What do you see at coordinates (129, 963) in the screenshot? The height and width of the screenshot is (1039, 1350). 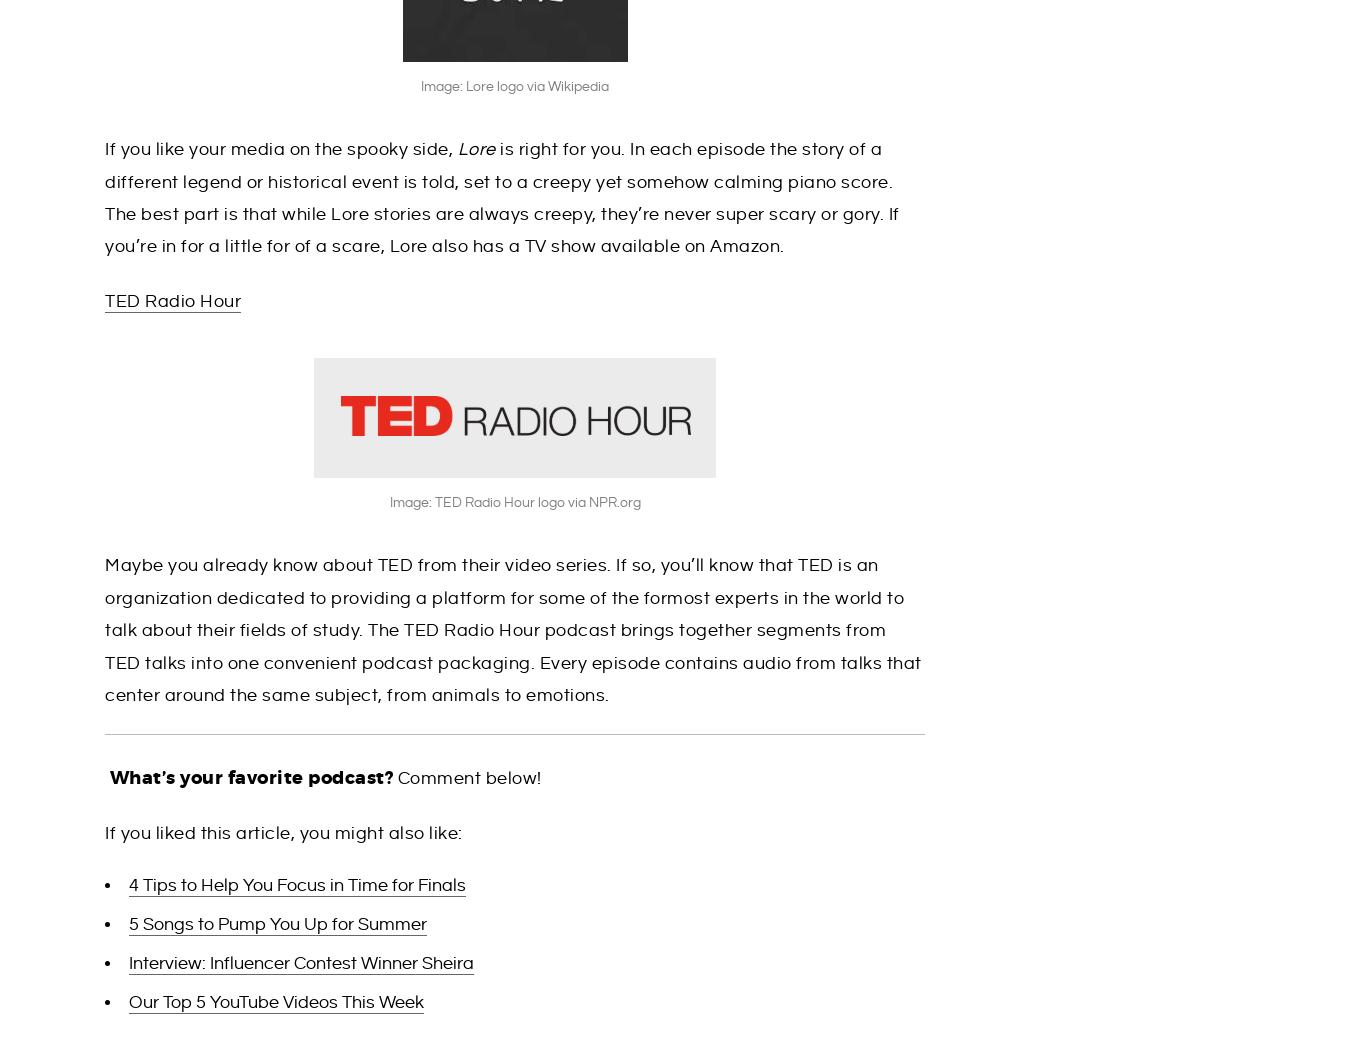 I see `'Interview: Influencer Contest Winner Sheira'` at bounding box center [129, 963].